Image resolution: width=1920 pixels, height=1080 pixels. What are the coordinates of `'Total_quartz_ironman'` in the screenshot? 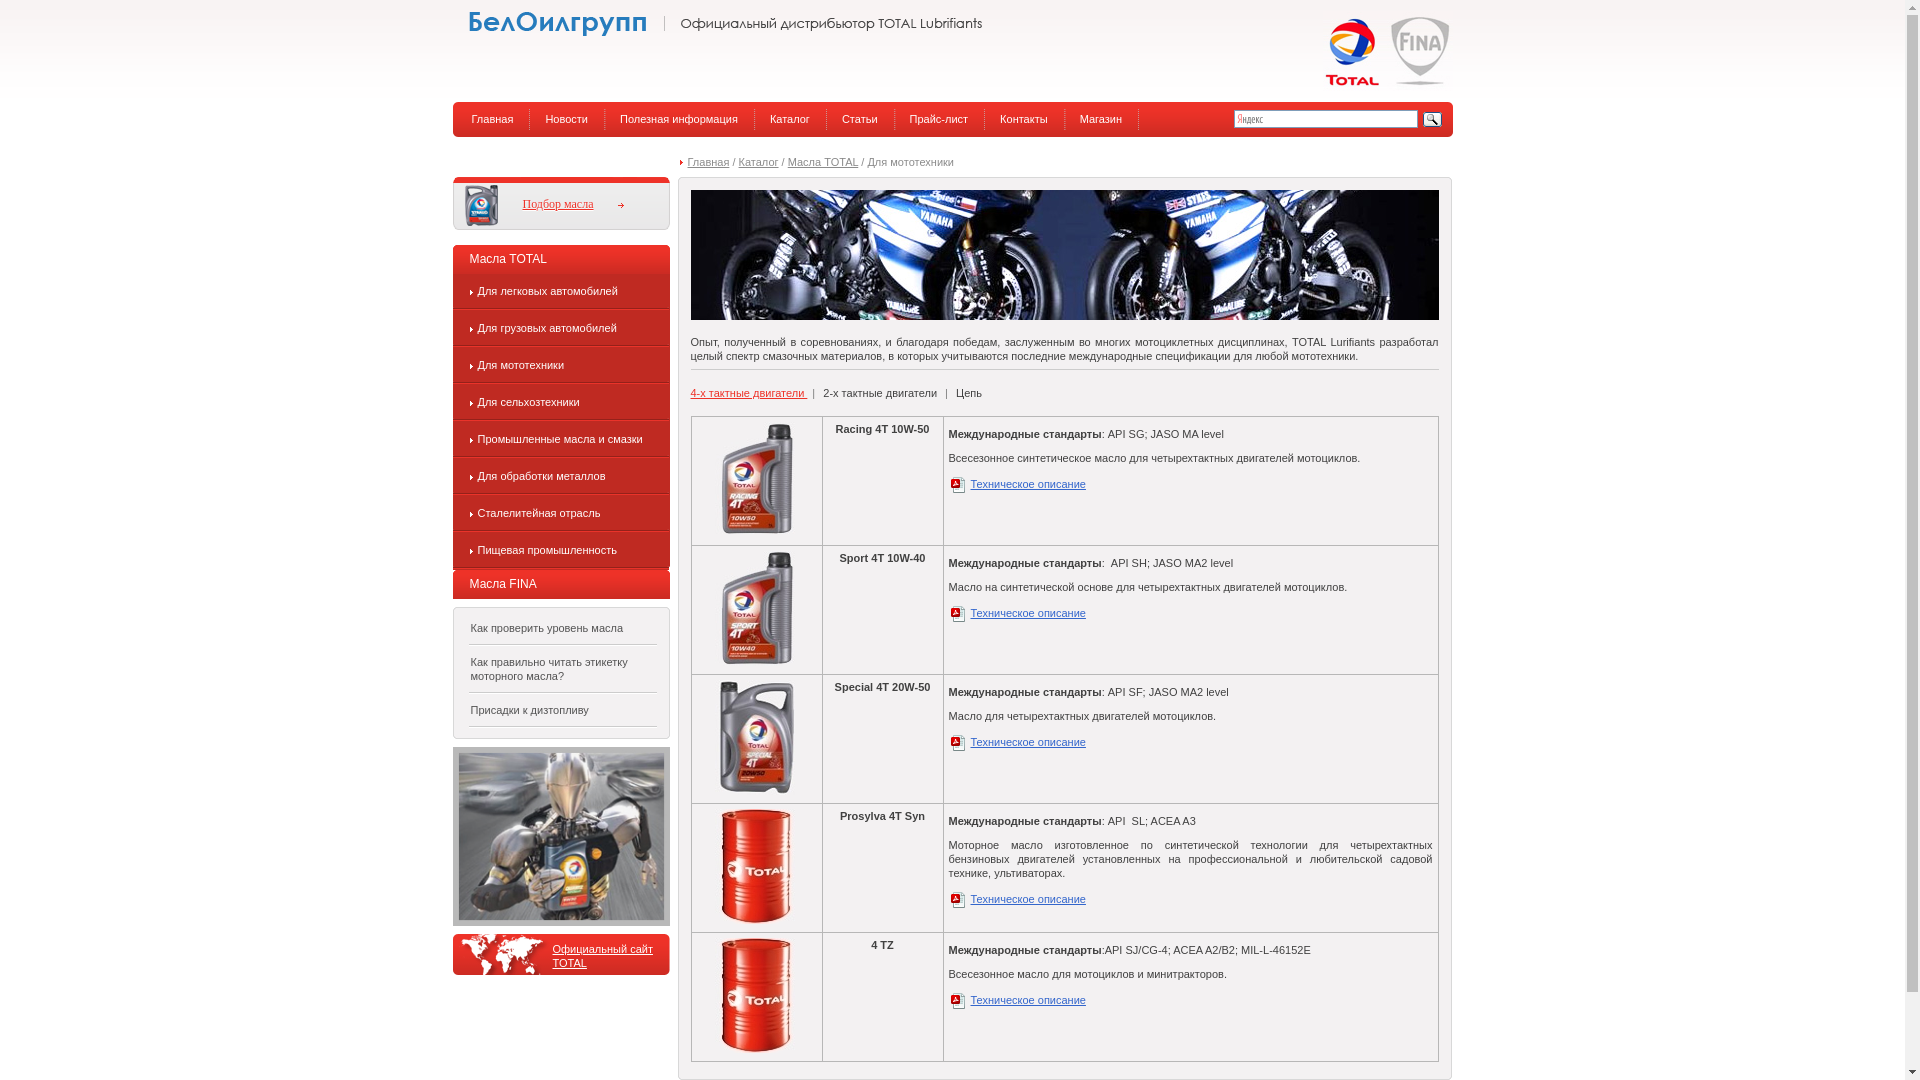 It's located at (560, 836).